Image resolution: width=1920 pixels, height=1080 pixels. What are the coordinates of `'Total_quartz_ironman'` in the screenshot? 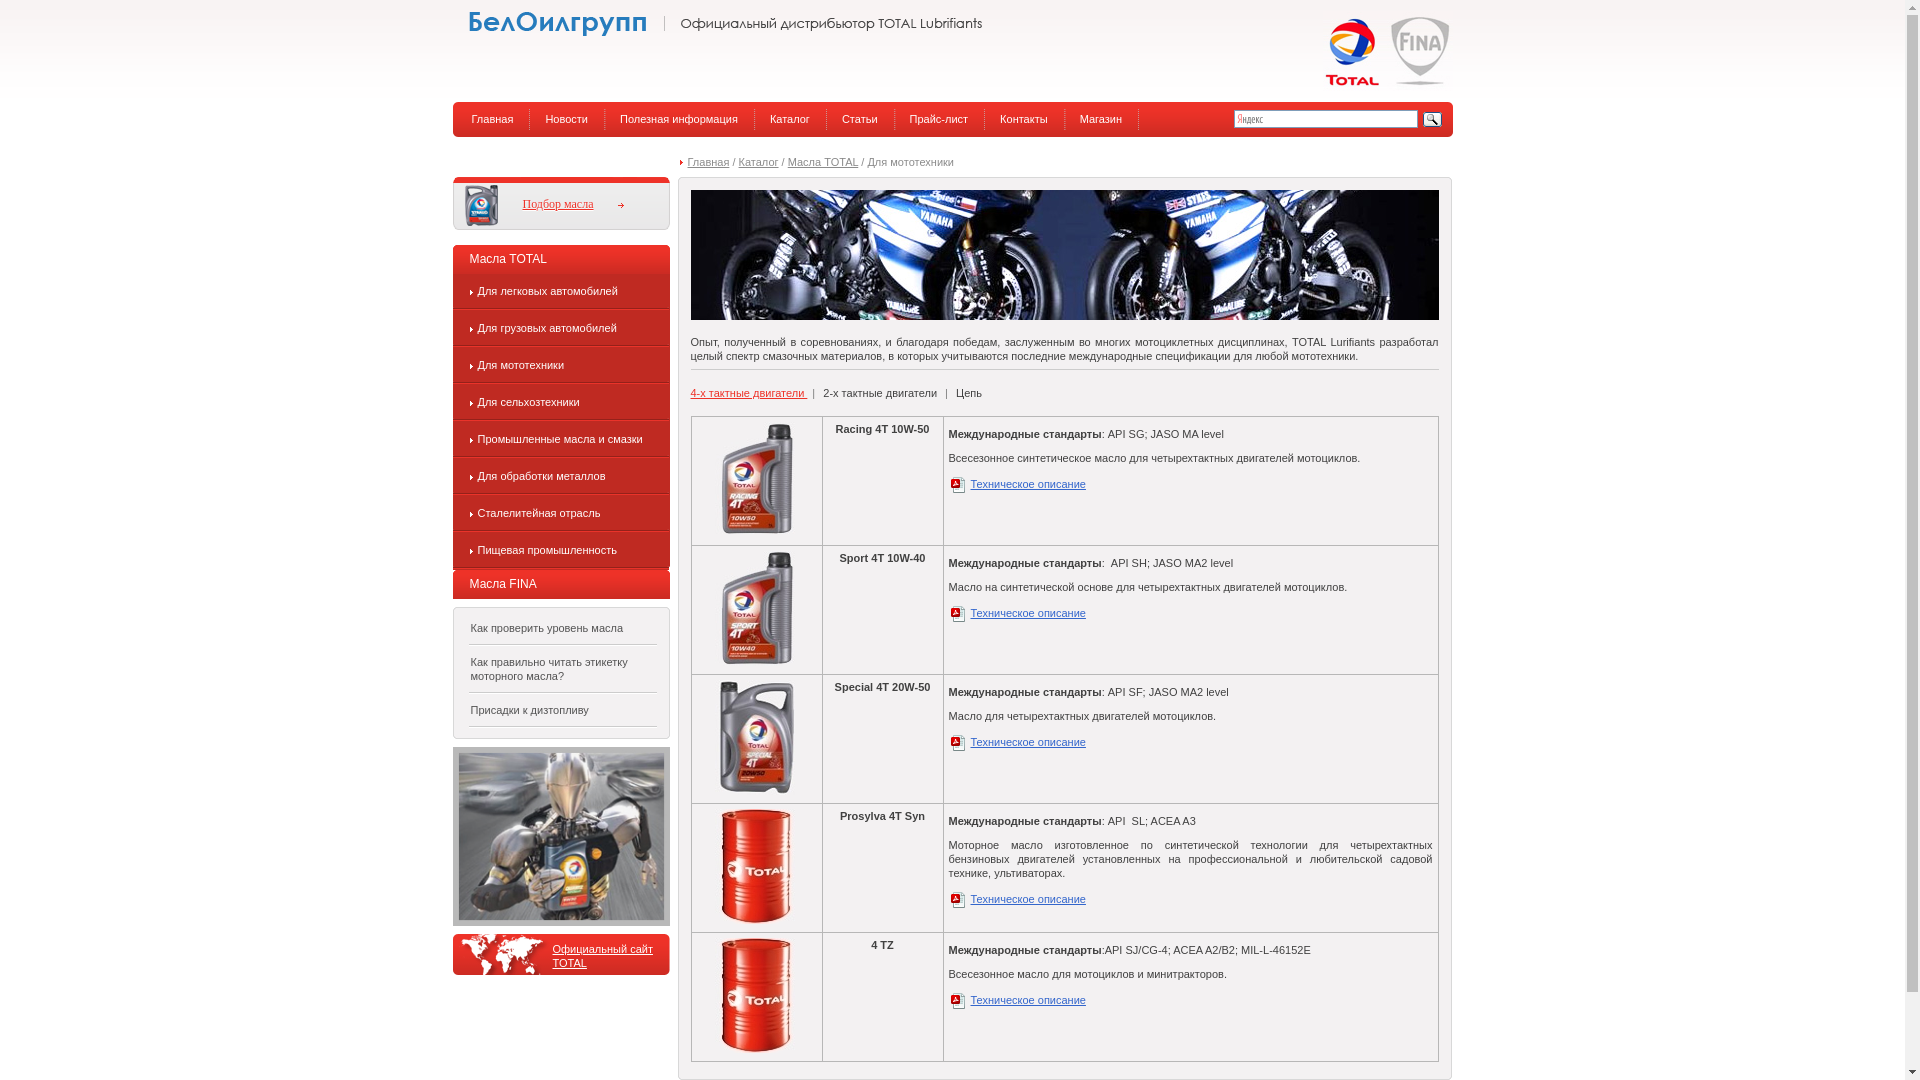 It's located at (560, 836).